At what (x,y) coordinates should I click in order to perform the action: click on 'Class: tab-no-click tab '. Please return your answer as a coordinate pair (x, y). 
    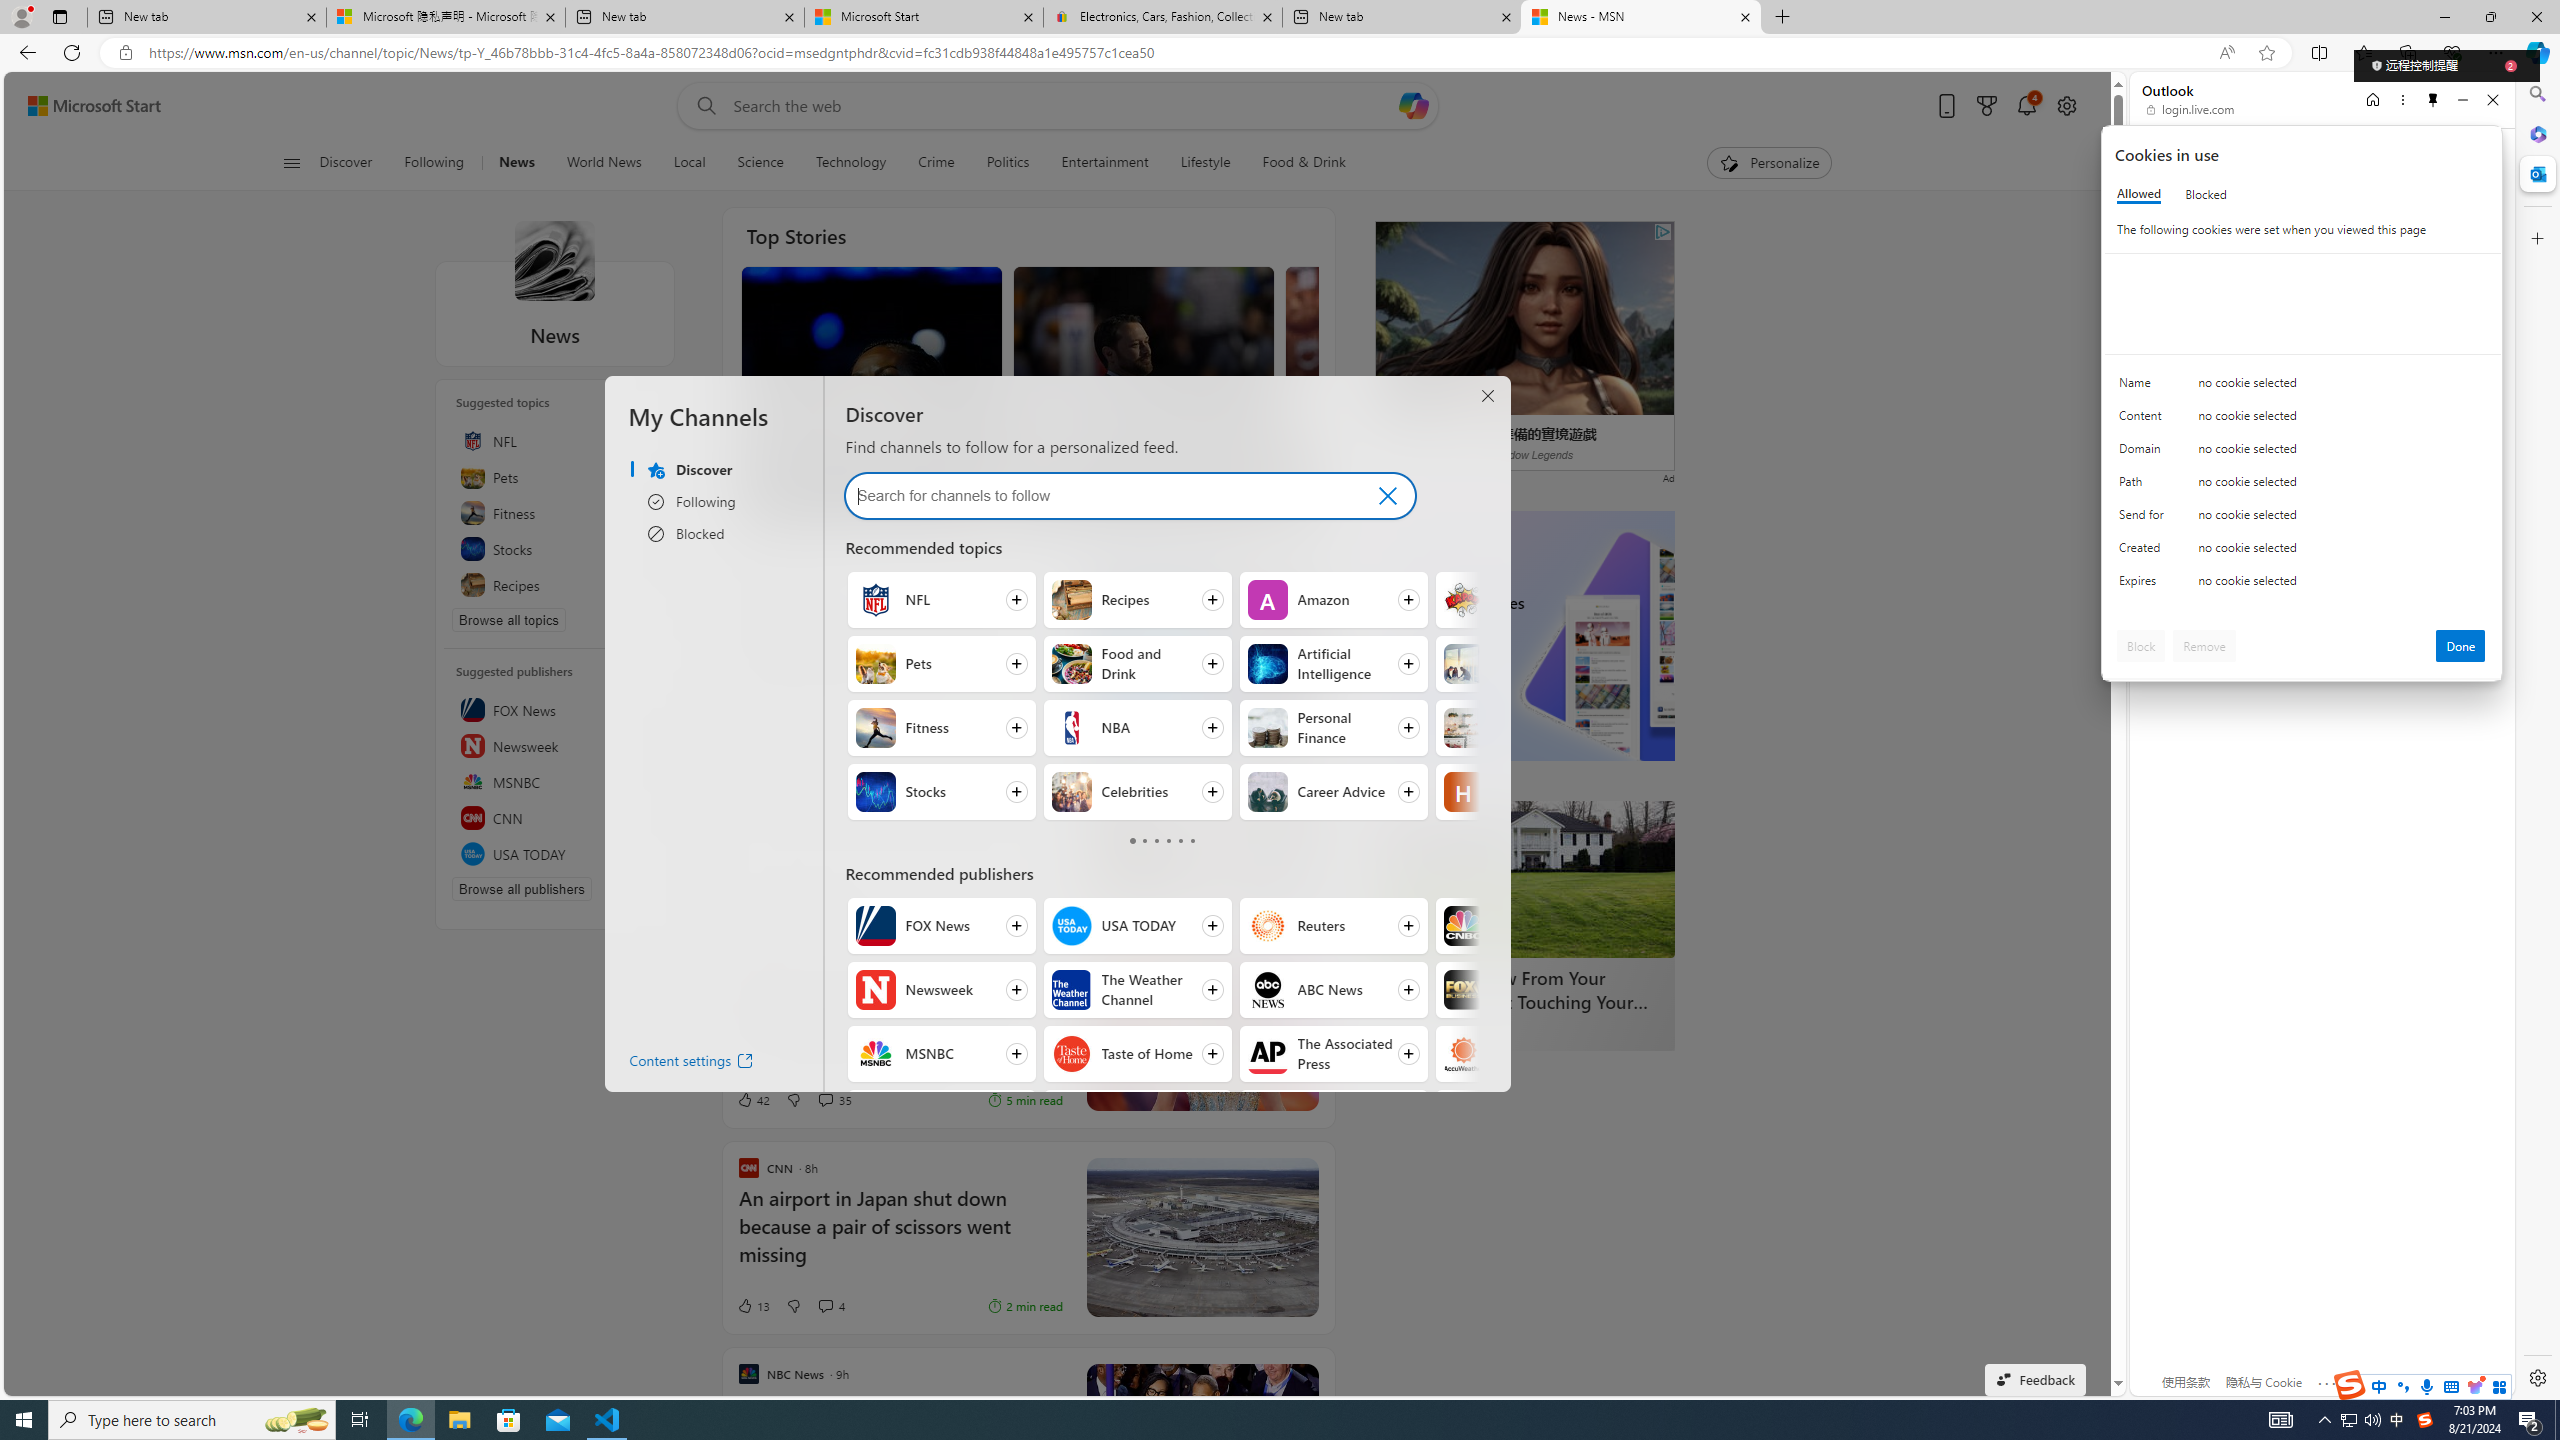
    Looking at the image, I should click on (1190, 839).